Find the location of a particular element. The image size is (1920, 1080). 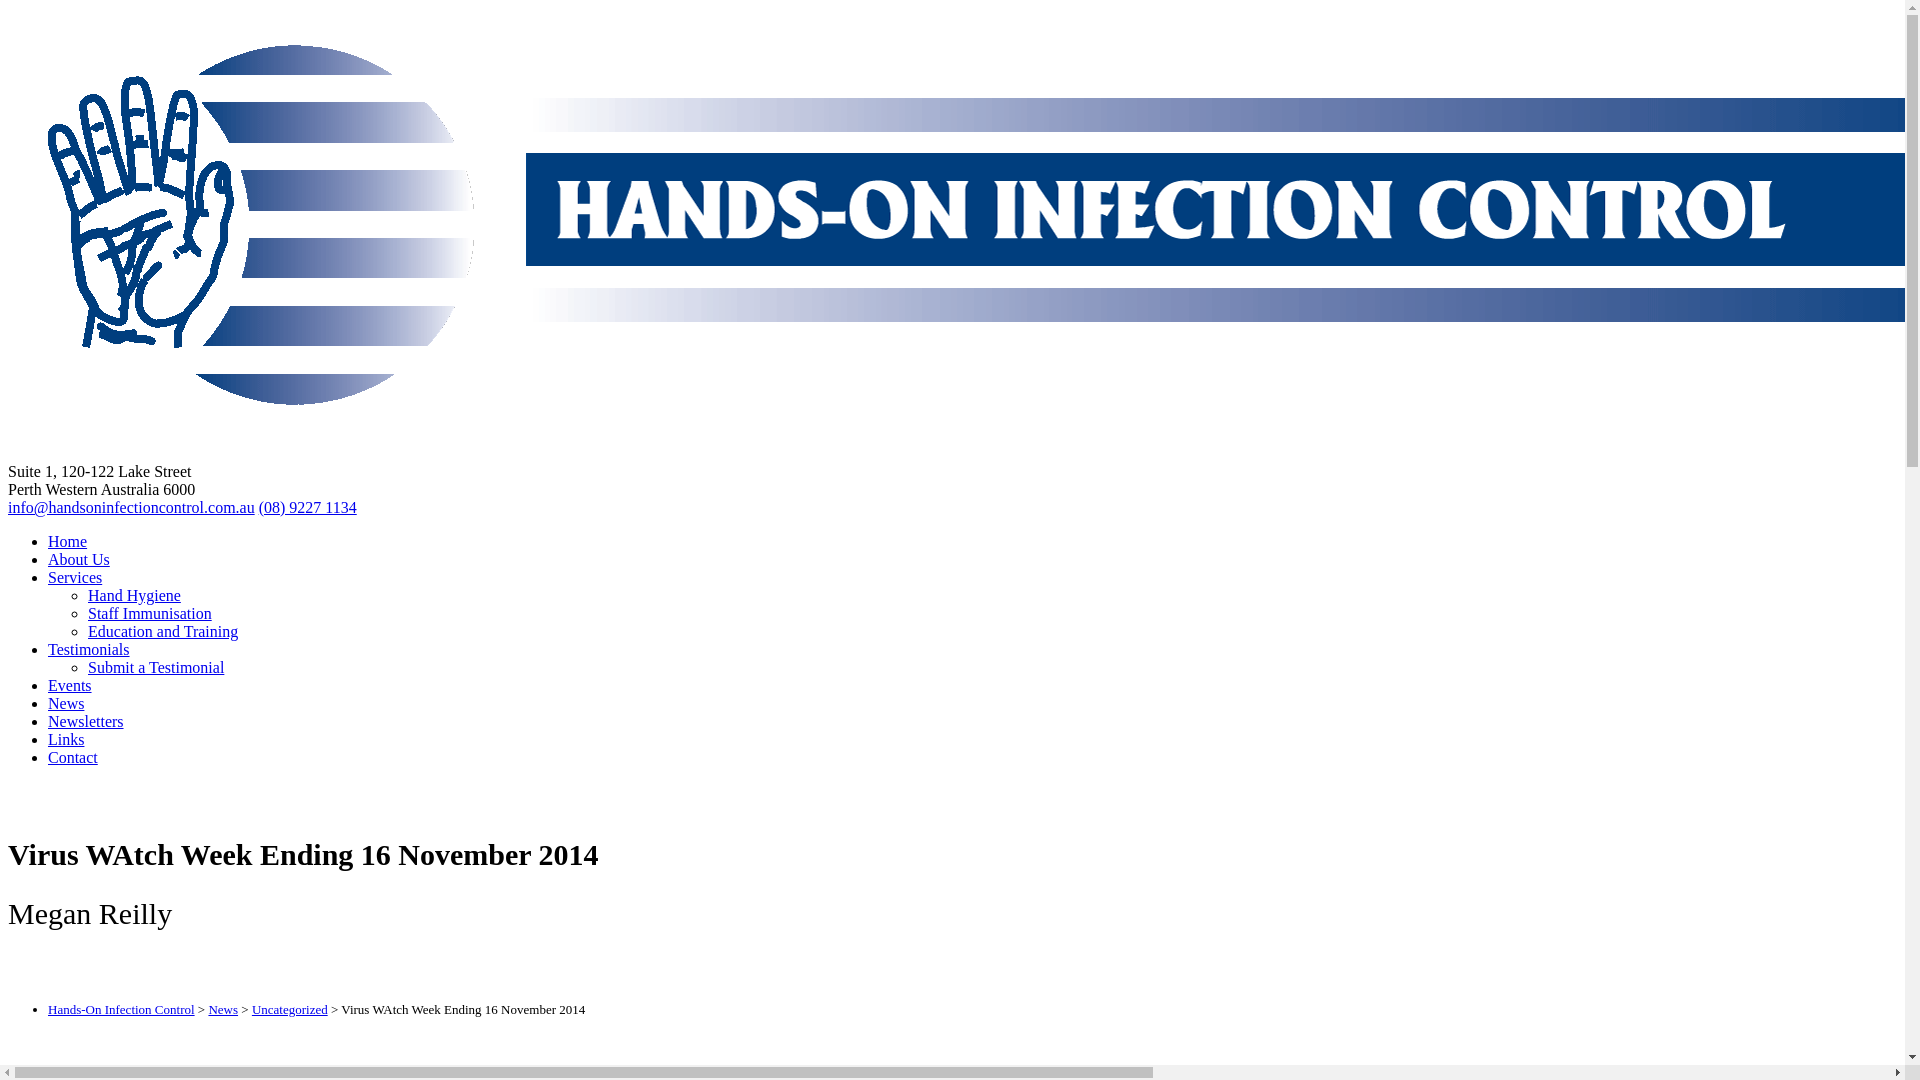

'Home' is located at coordinates (48, 541).